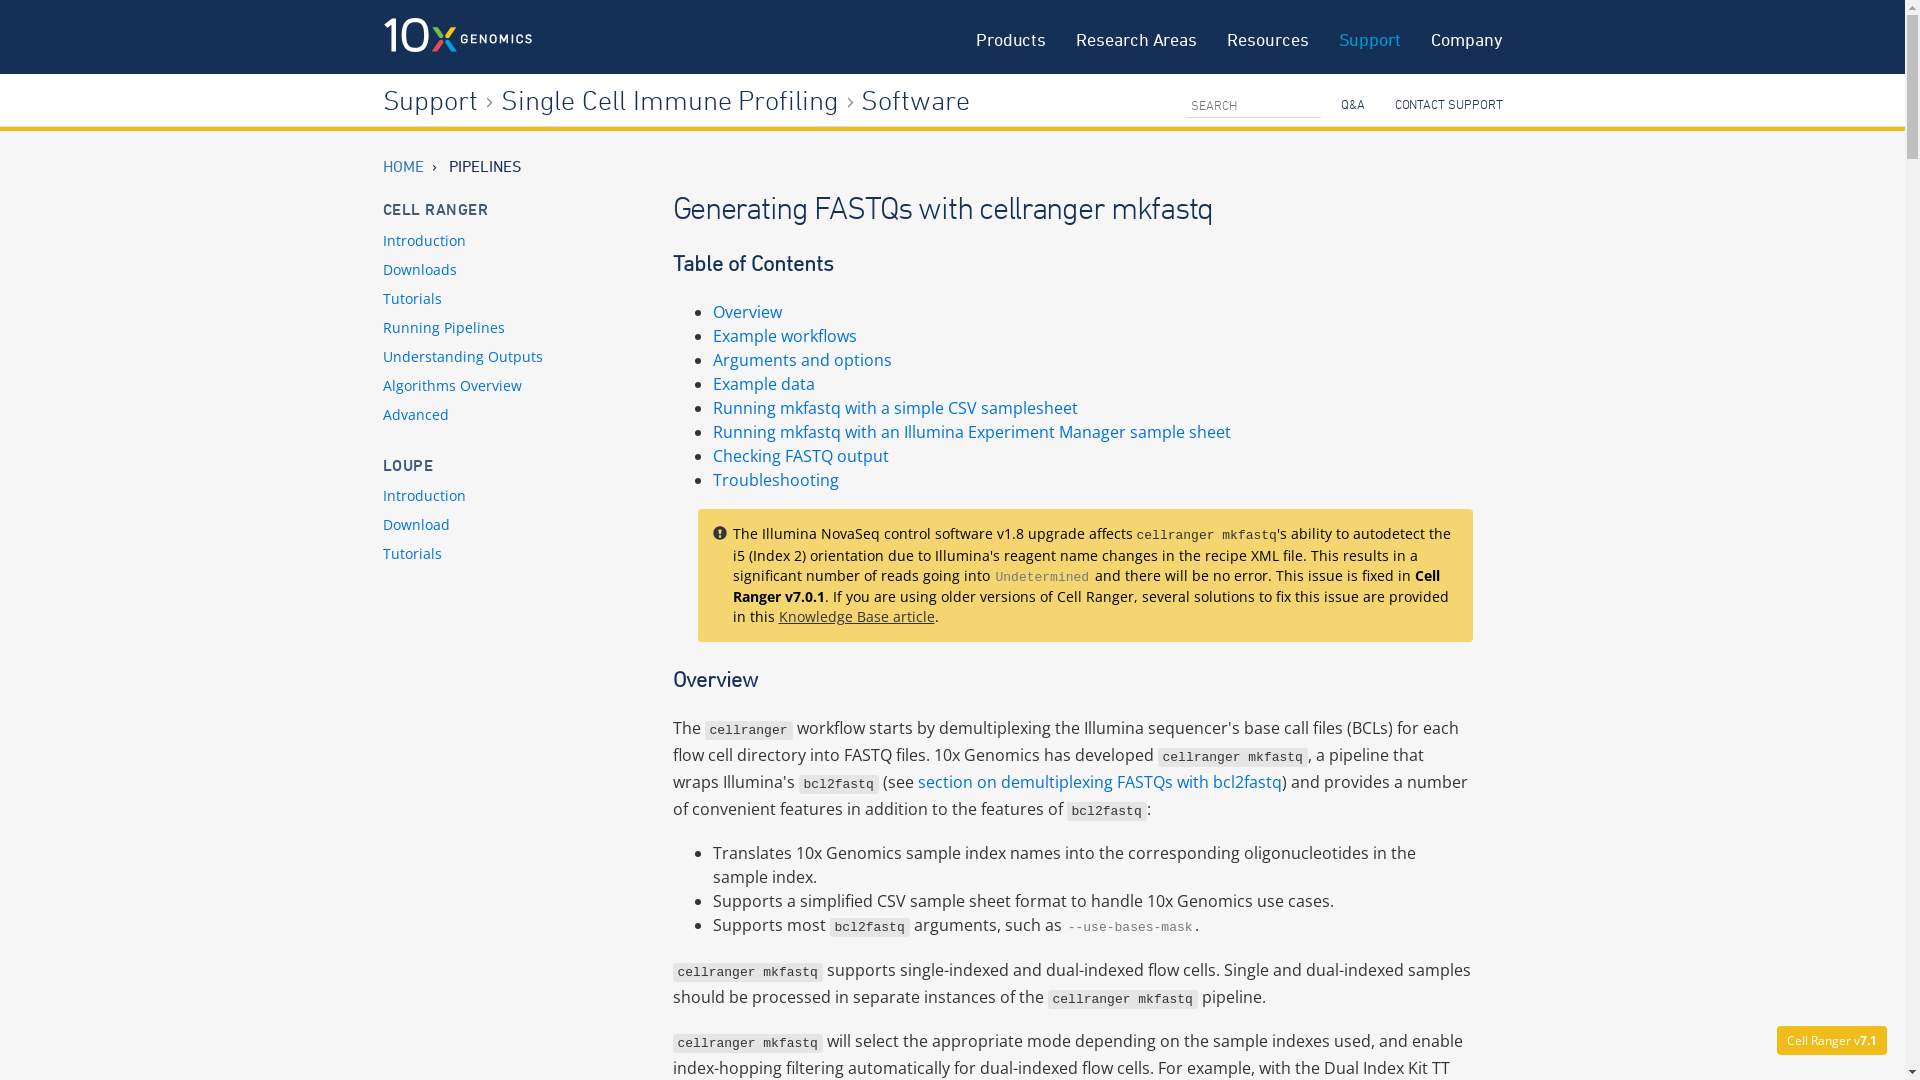 Image resolution: width=1920 pixels, height=1080 pixels. Describe the element at coordinates (1266, 37) in the screenshot. I see `'Resources'` at that location.